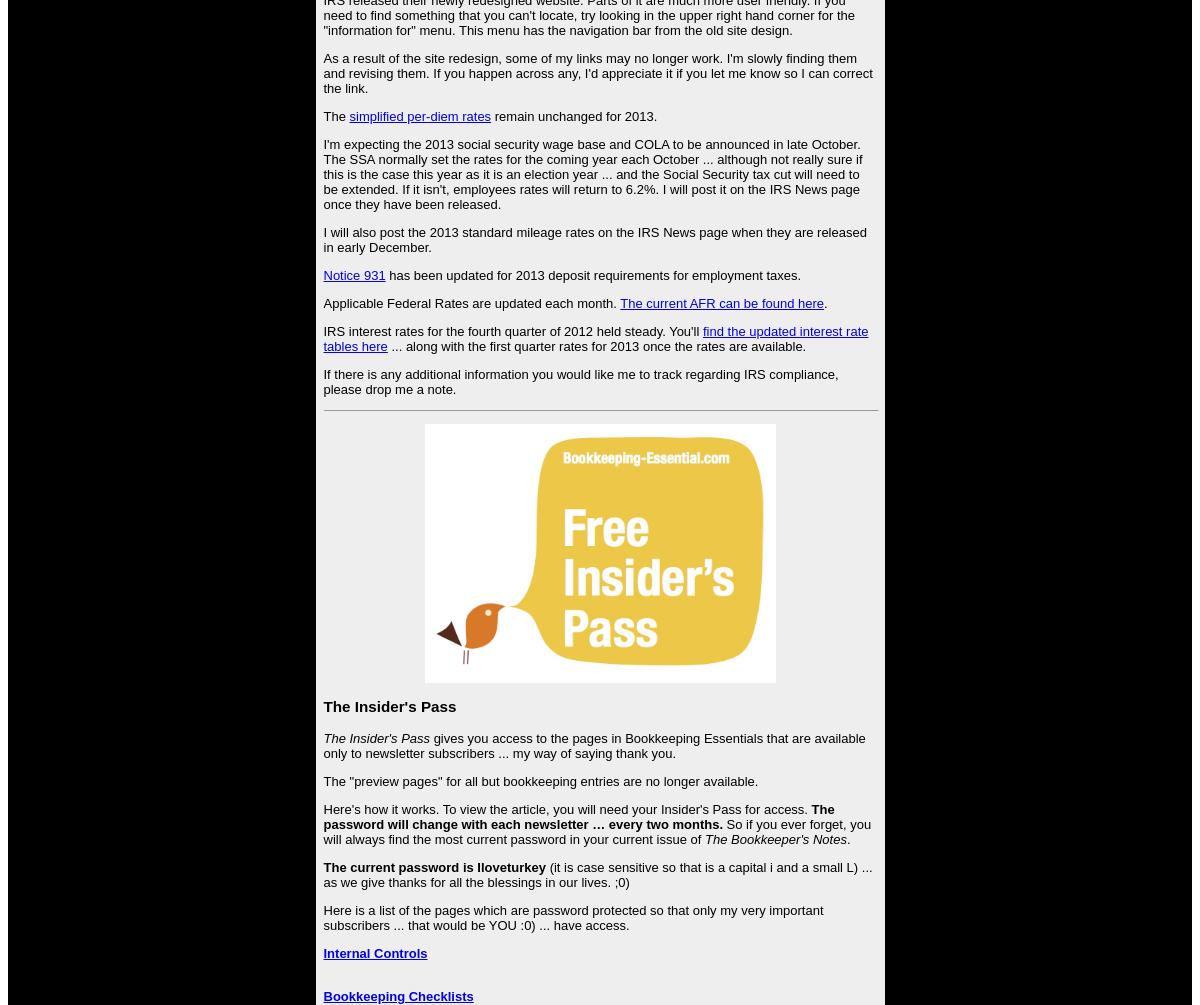 The width and height of the screenshot is (1200, 1005). What do you see at coordinates (595, 346) in the screenshot?
I see `'... along with the first quarter rates for 2013 once the rates are available.'` at bounding box center [595, 346].